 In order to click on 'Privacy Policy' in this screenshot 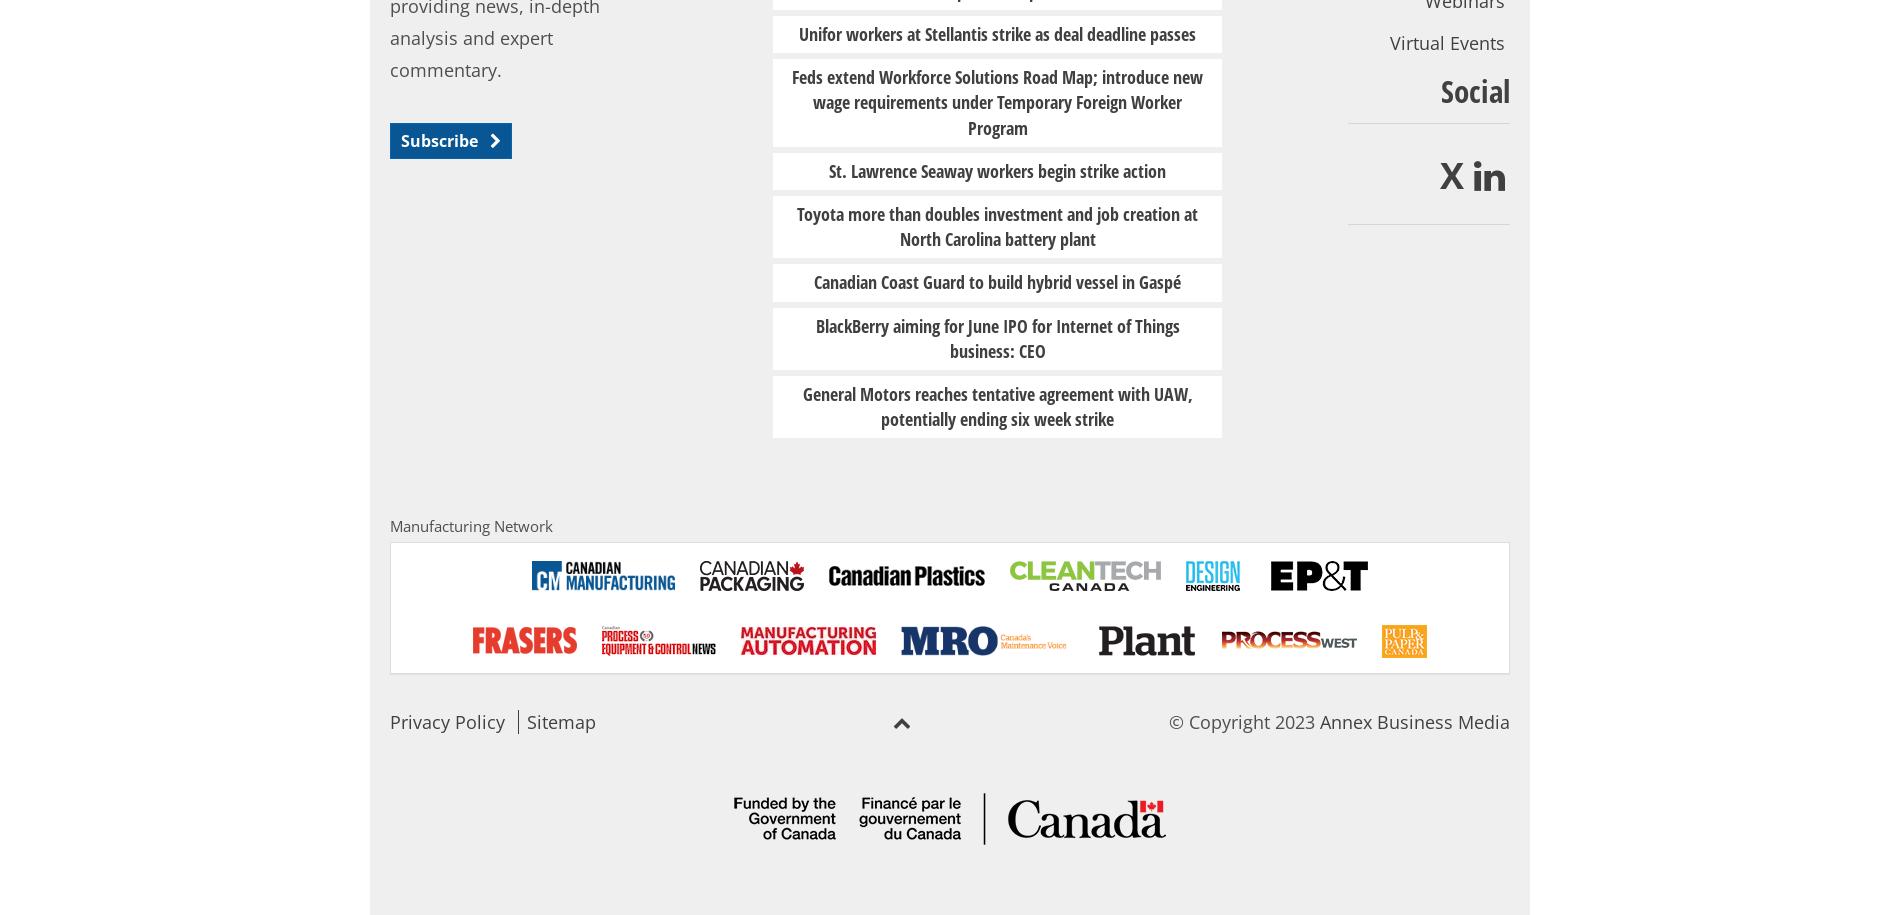, I will do `click(446, 721)`.